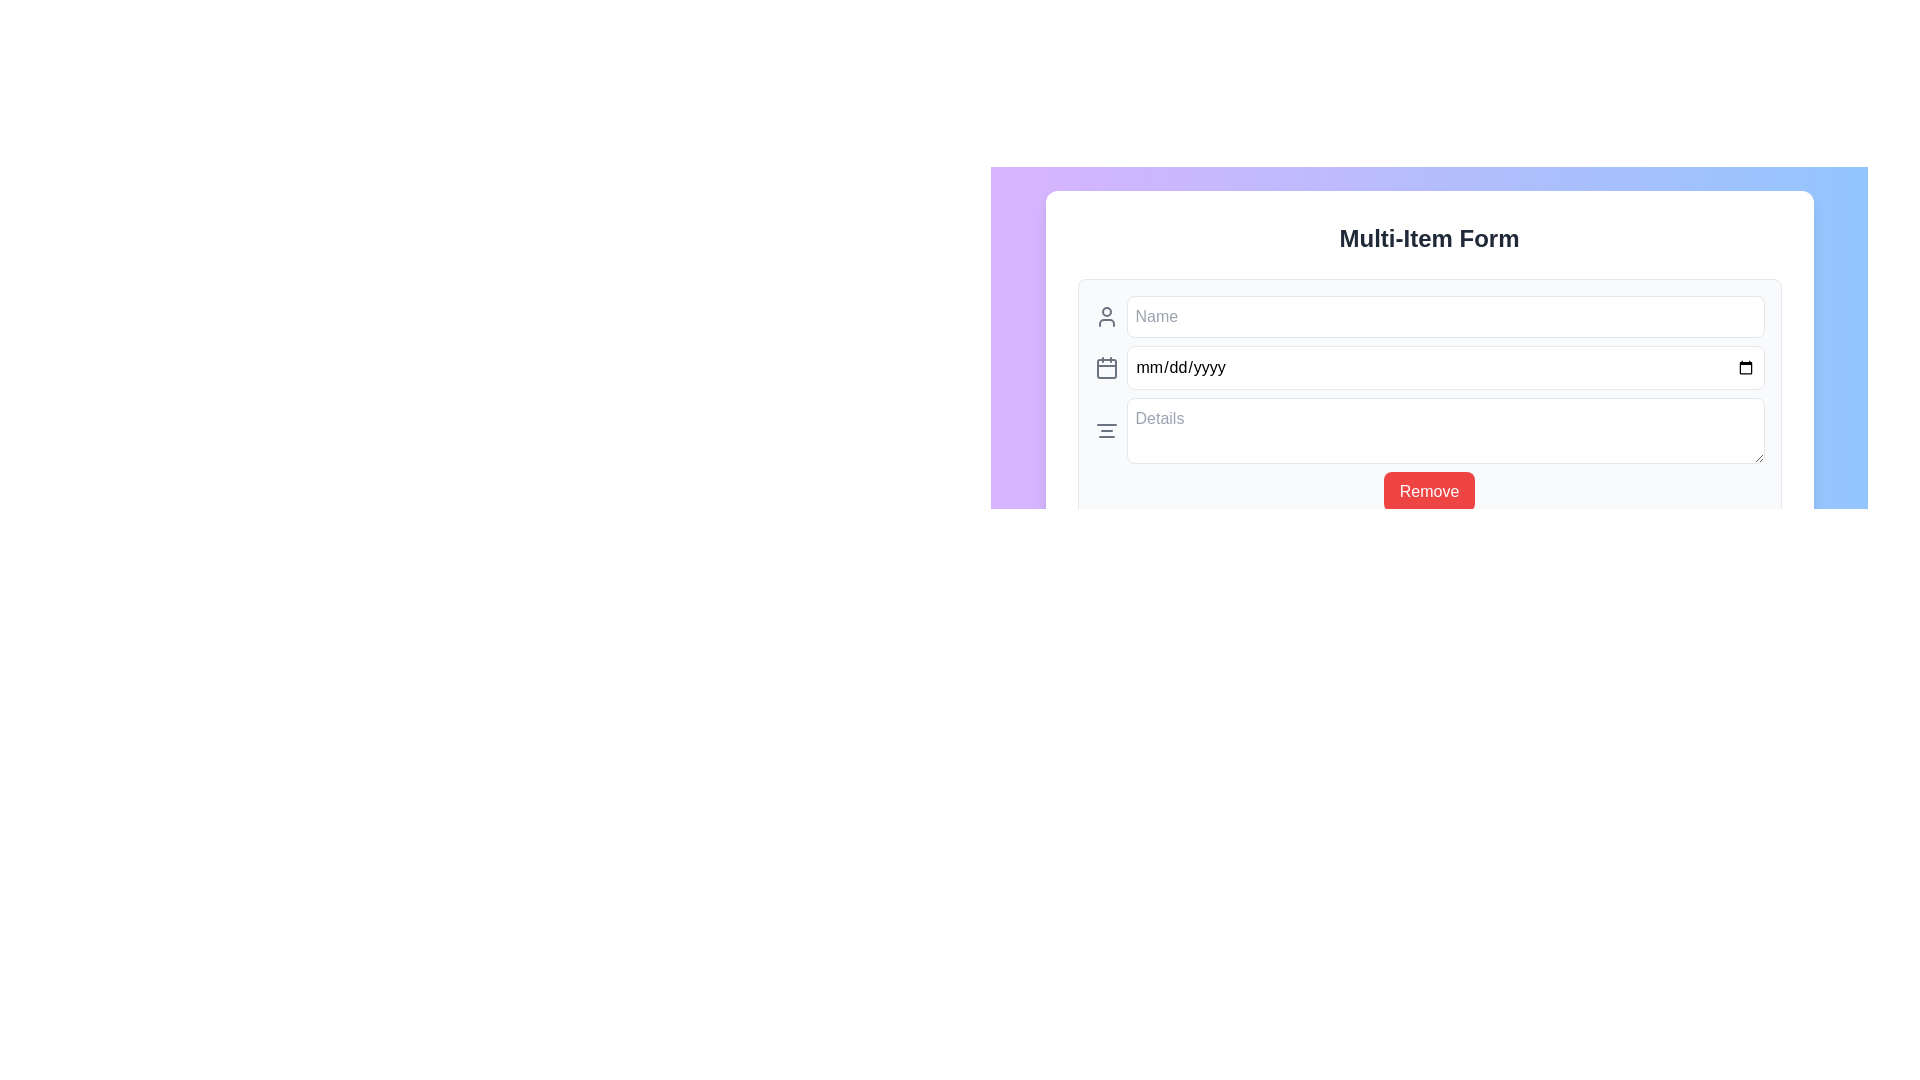 The image size is (1920, 1080). Describe the element at coordinates (1105, 430) in the screenshot. I see `the alignment icon, which is represented by parallel horizontal lines, located to the left of the 'Details' text input field` at that location.